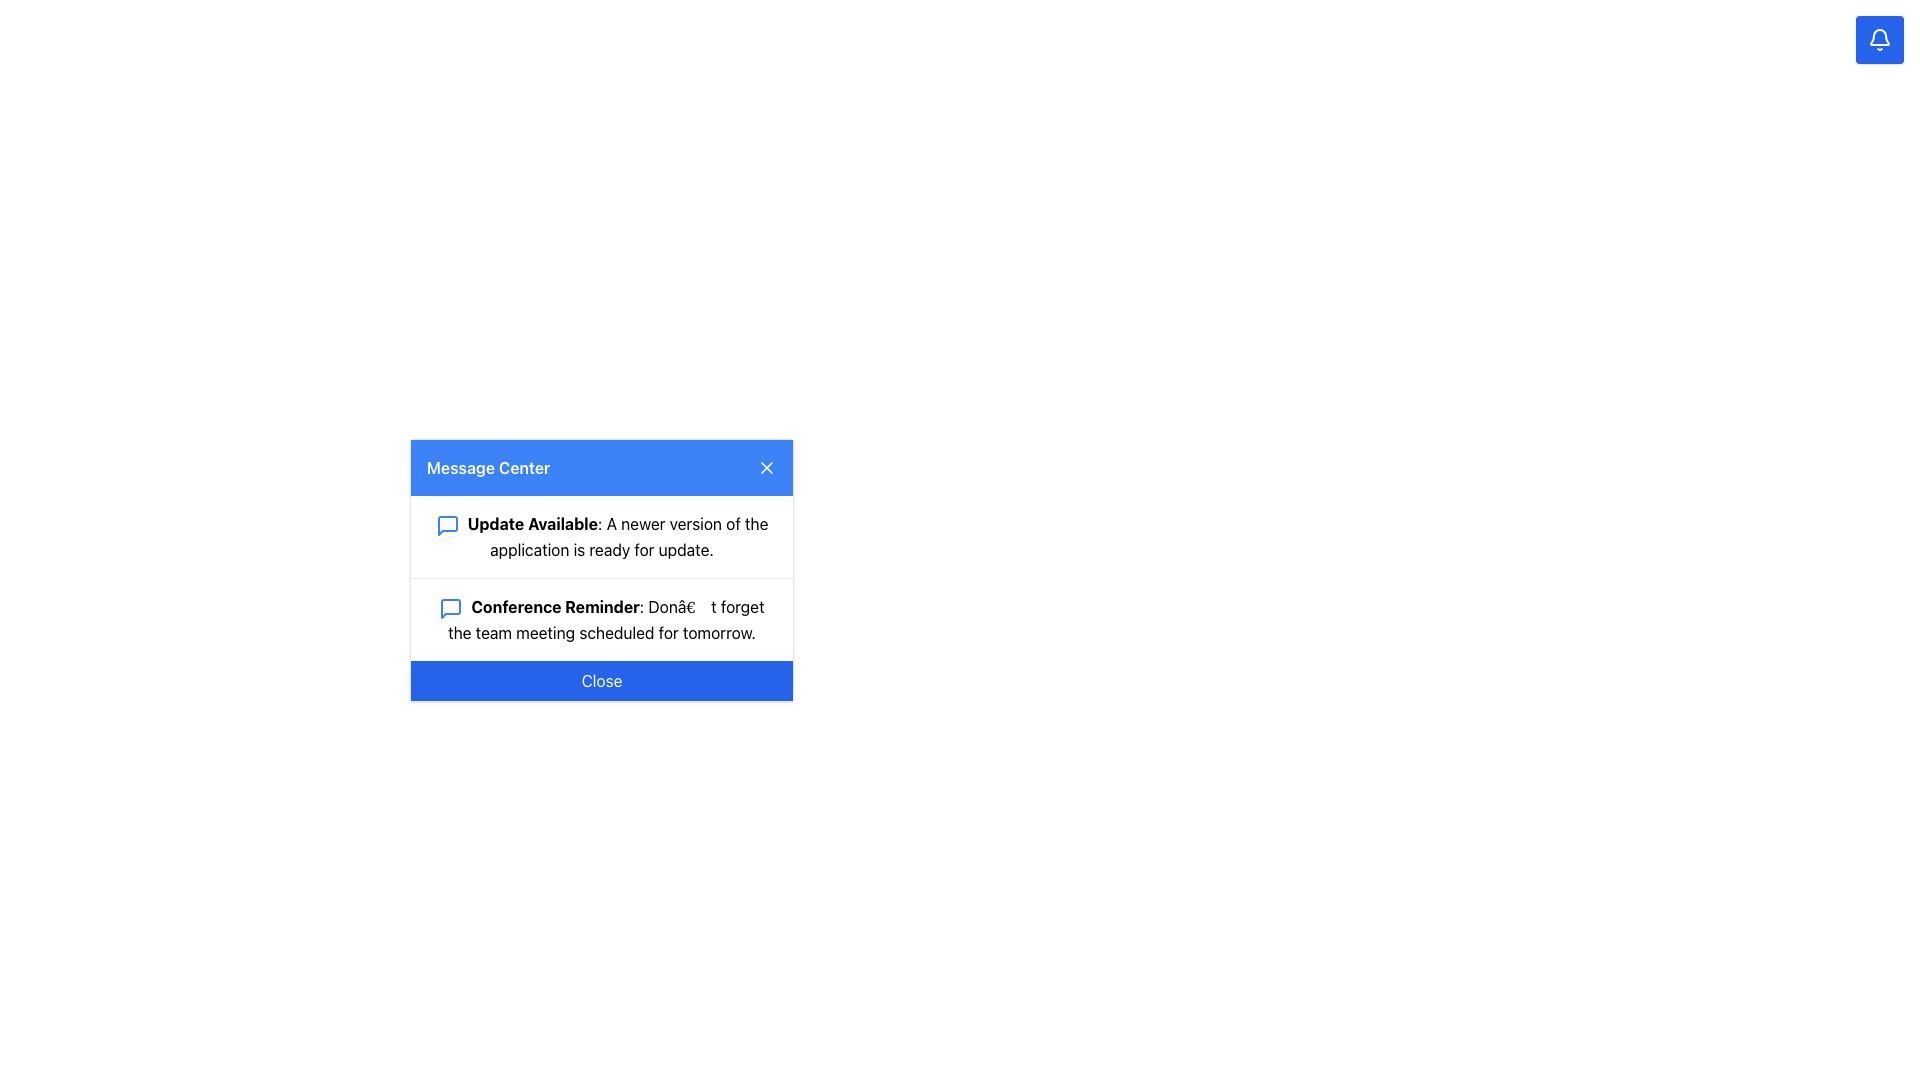  I want to click on the close button located at the bottom of the 'Message Center' modal dialog, so click(600, 678).